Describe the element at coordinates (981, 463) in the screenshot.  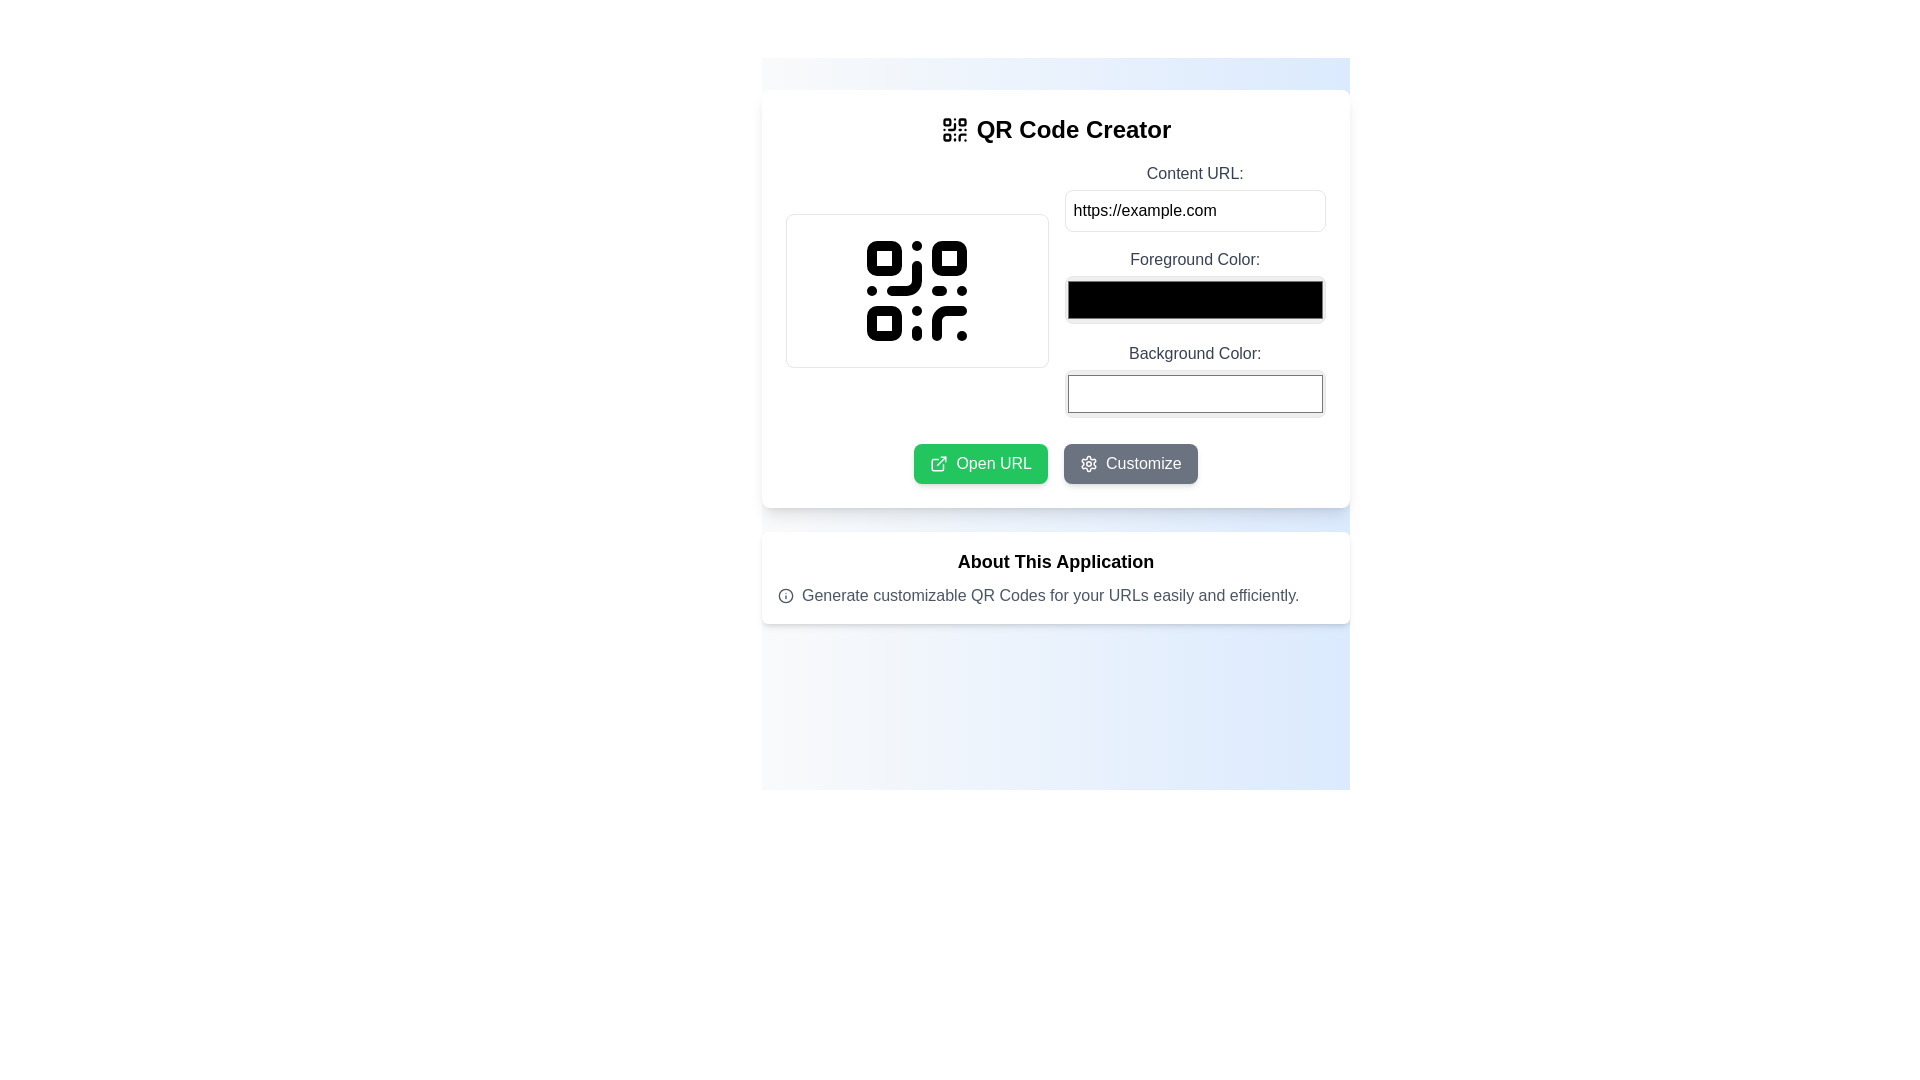
I see `the button located near the bottom of the central section of the interface, which opens a URL when clicked` at that location.